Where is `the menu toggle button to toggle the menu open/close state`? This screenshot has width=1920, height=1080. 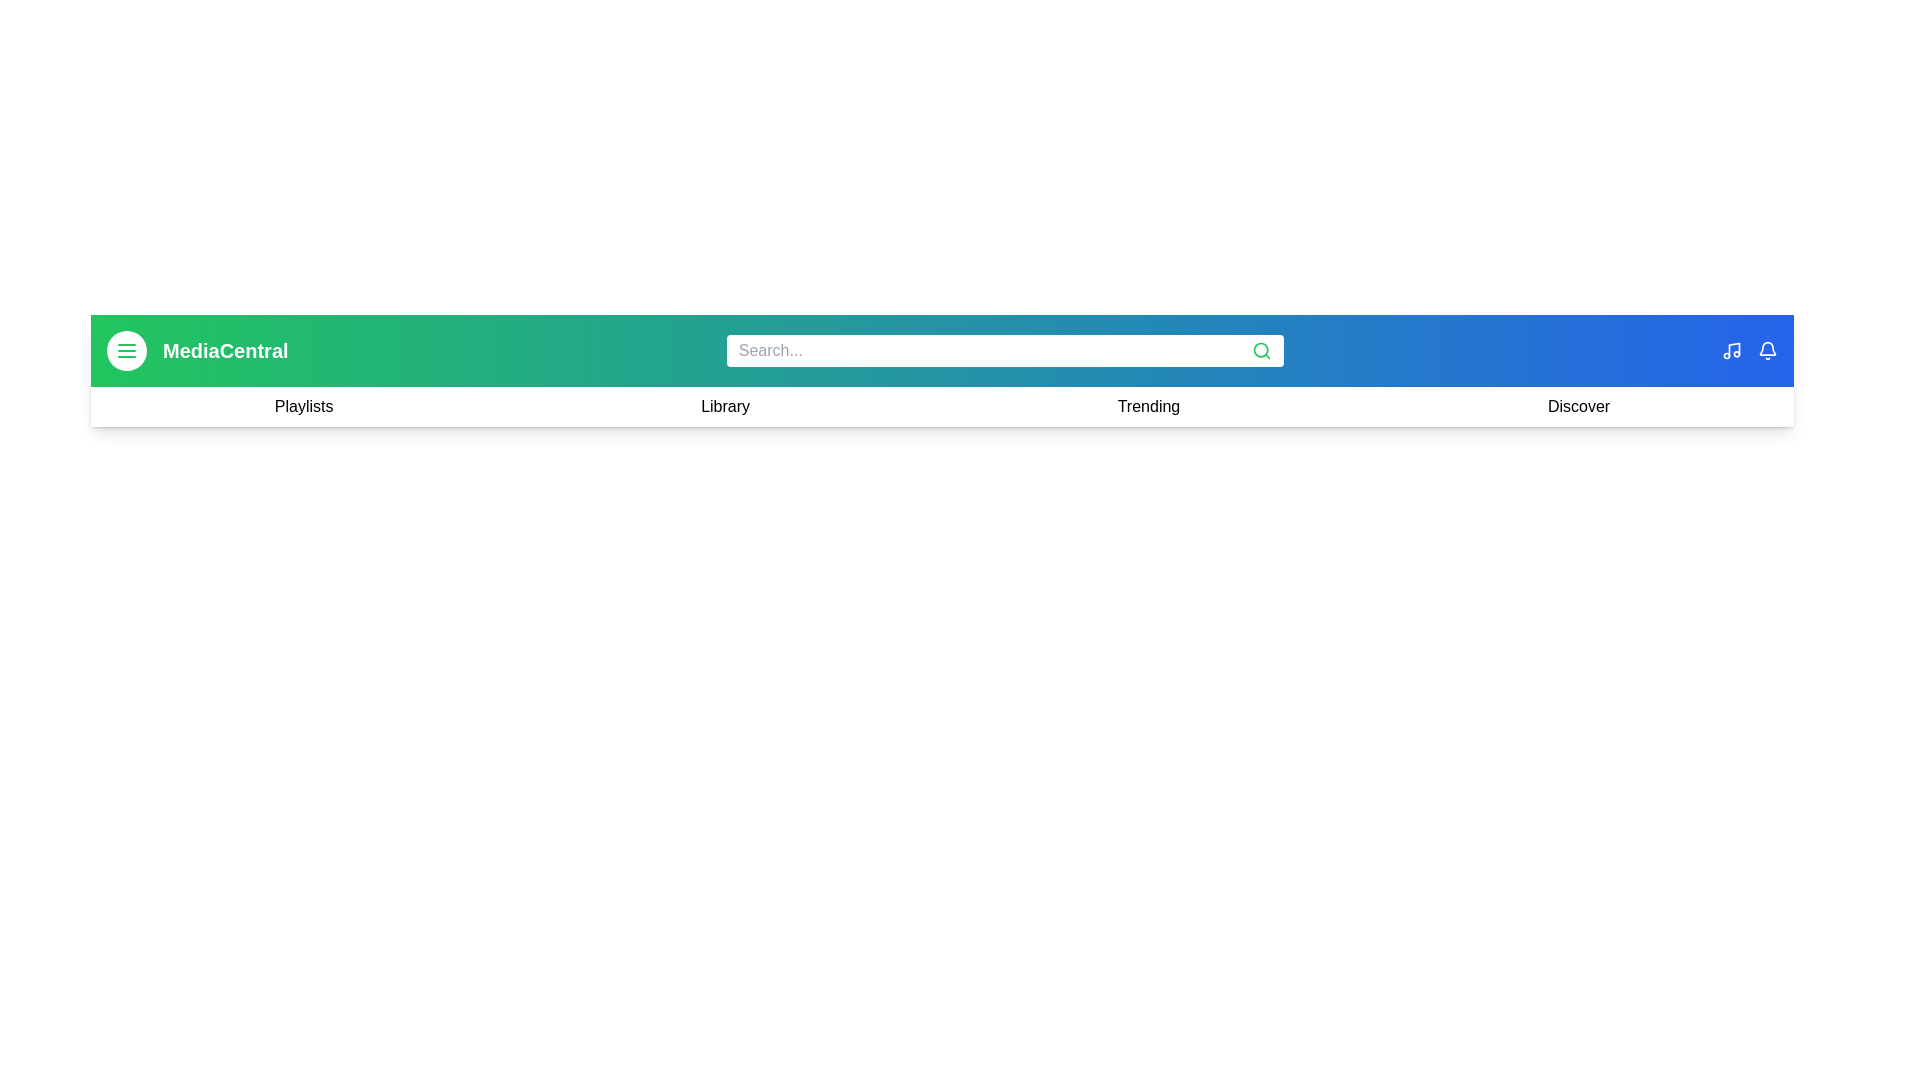
the menu toggle button to toggle the menu open/close state is located at coordinates (125, 350).